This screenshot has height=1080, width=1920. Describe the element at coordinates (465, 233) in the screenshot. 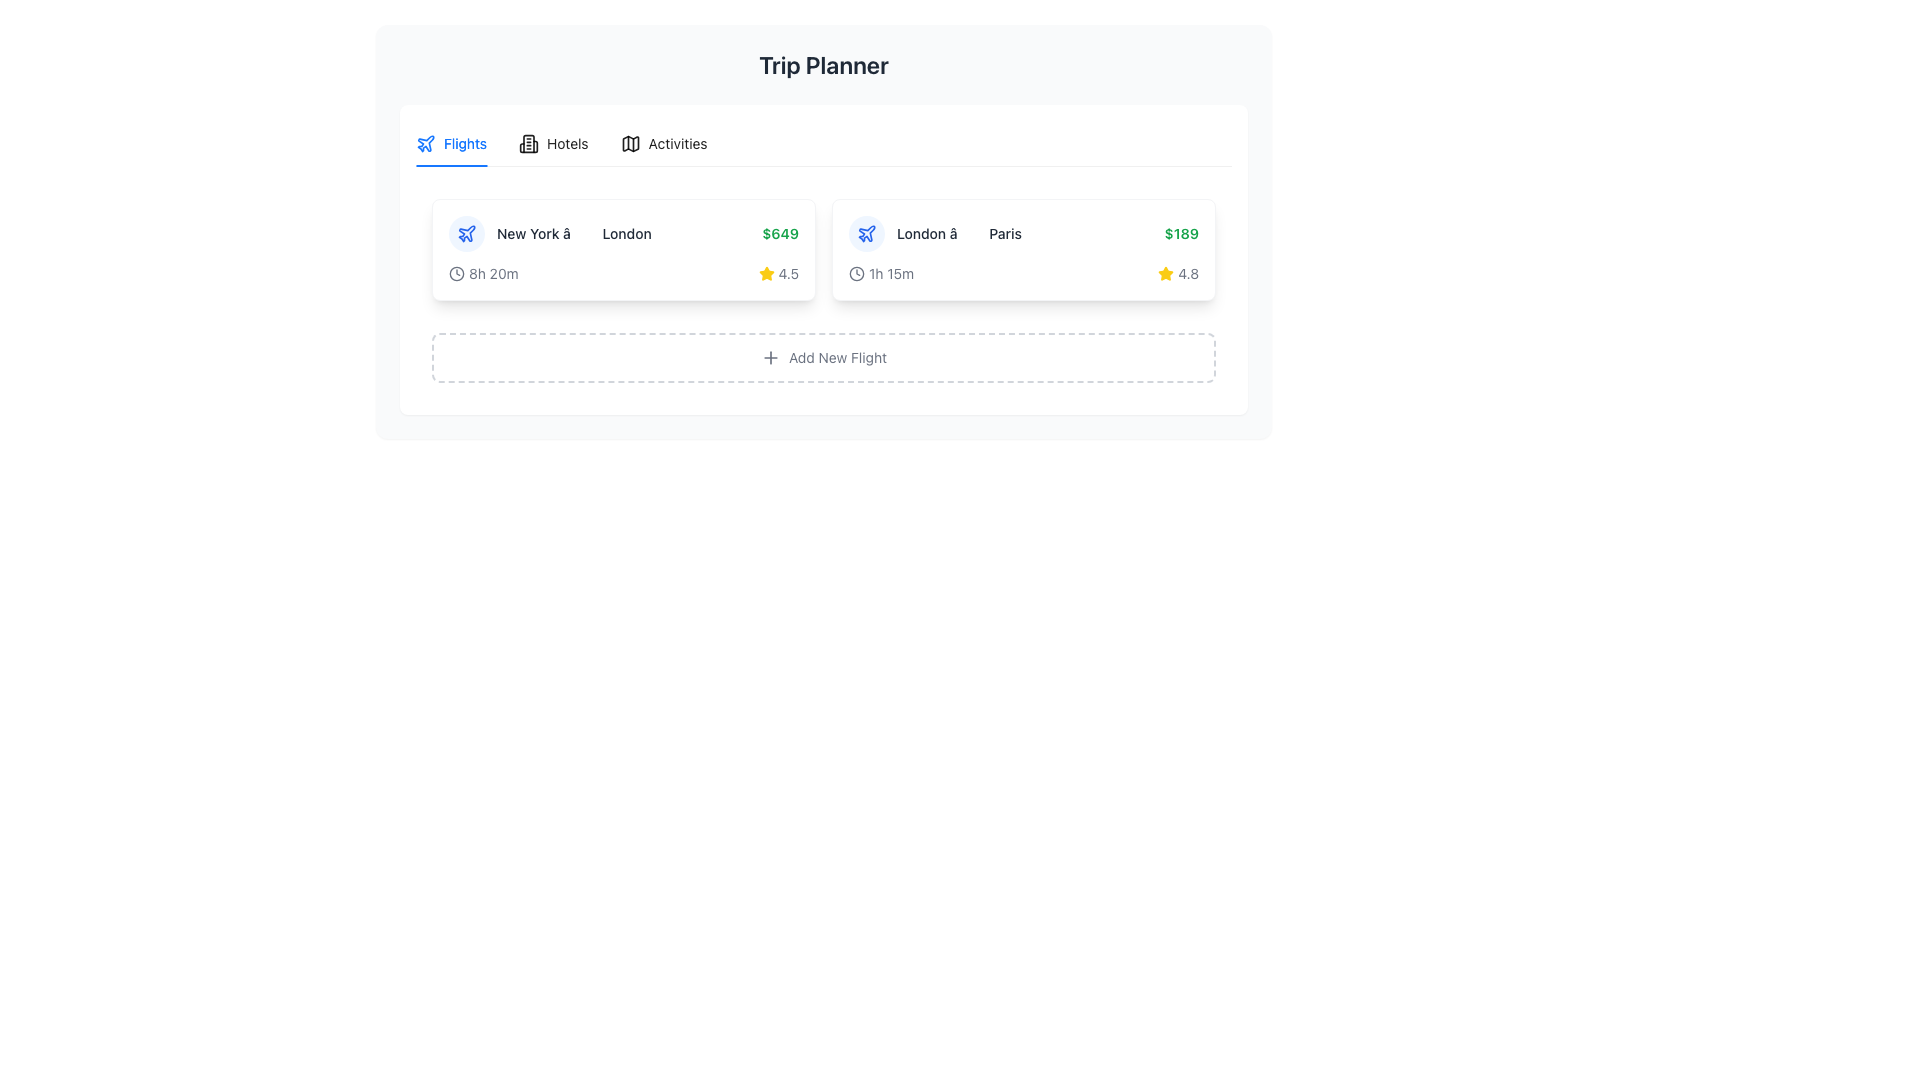

I see `the blue airplane SVG icon located at the beginning of the flight information section, to the left of the text 'New York à London'` at that location.